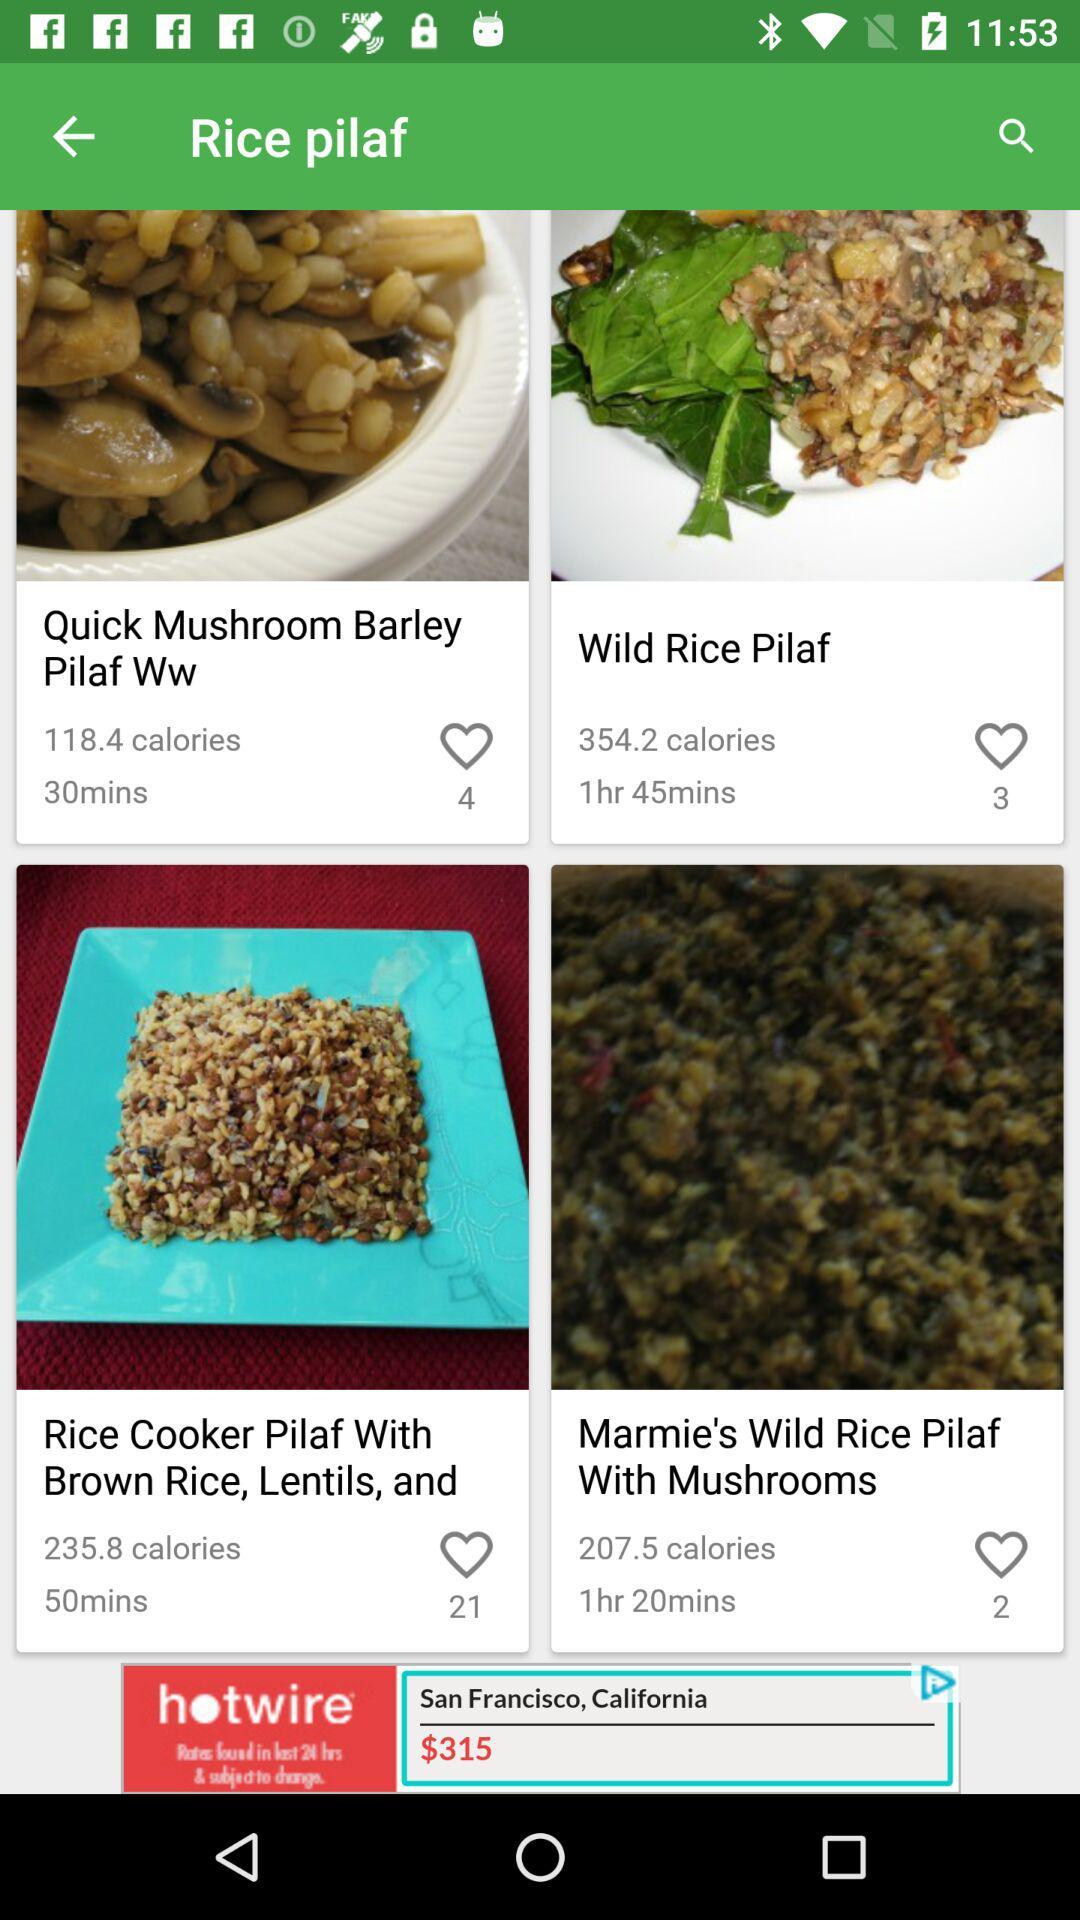 This screenshot has height=1920, width=1080. Describe the element at coordinates (1017, 136) in the screenshot. I see `search bar below time` at that location.